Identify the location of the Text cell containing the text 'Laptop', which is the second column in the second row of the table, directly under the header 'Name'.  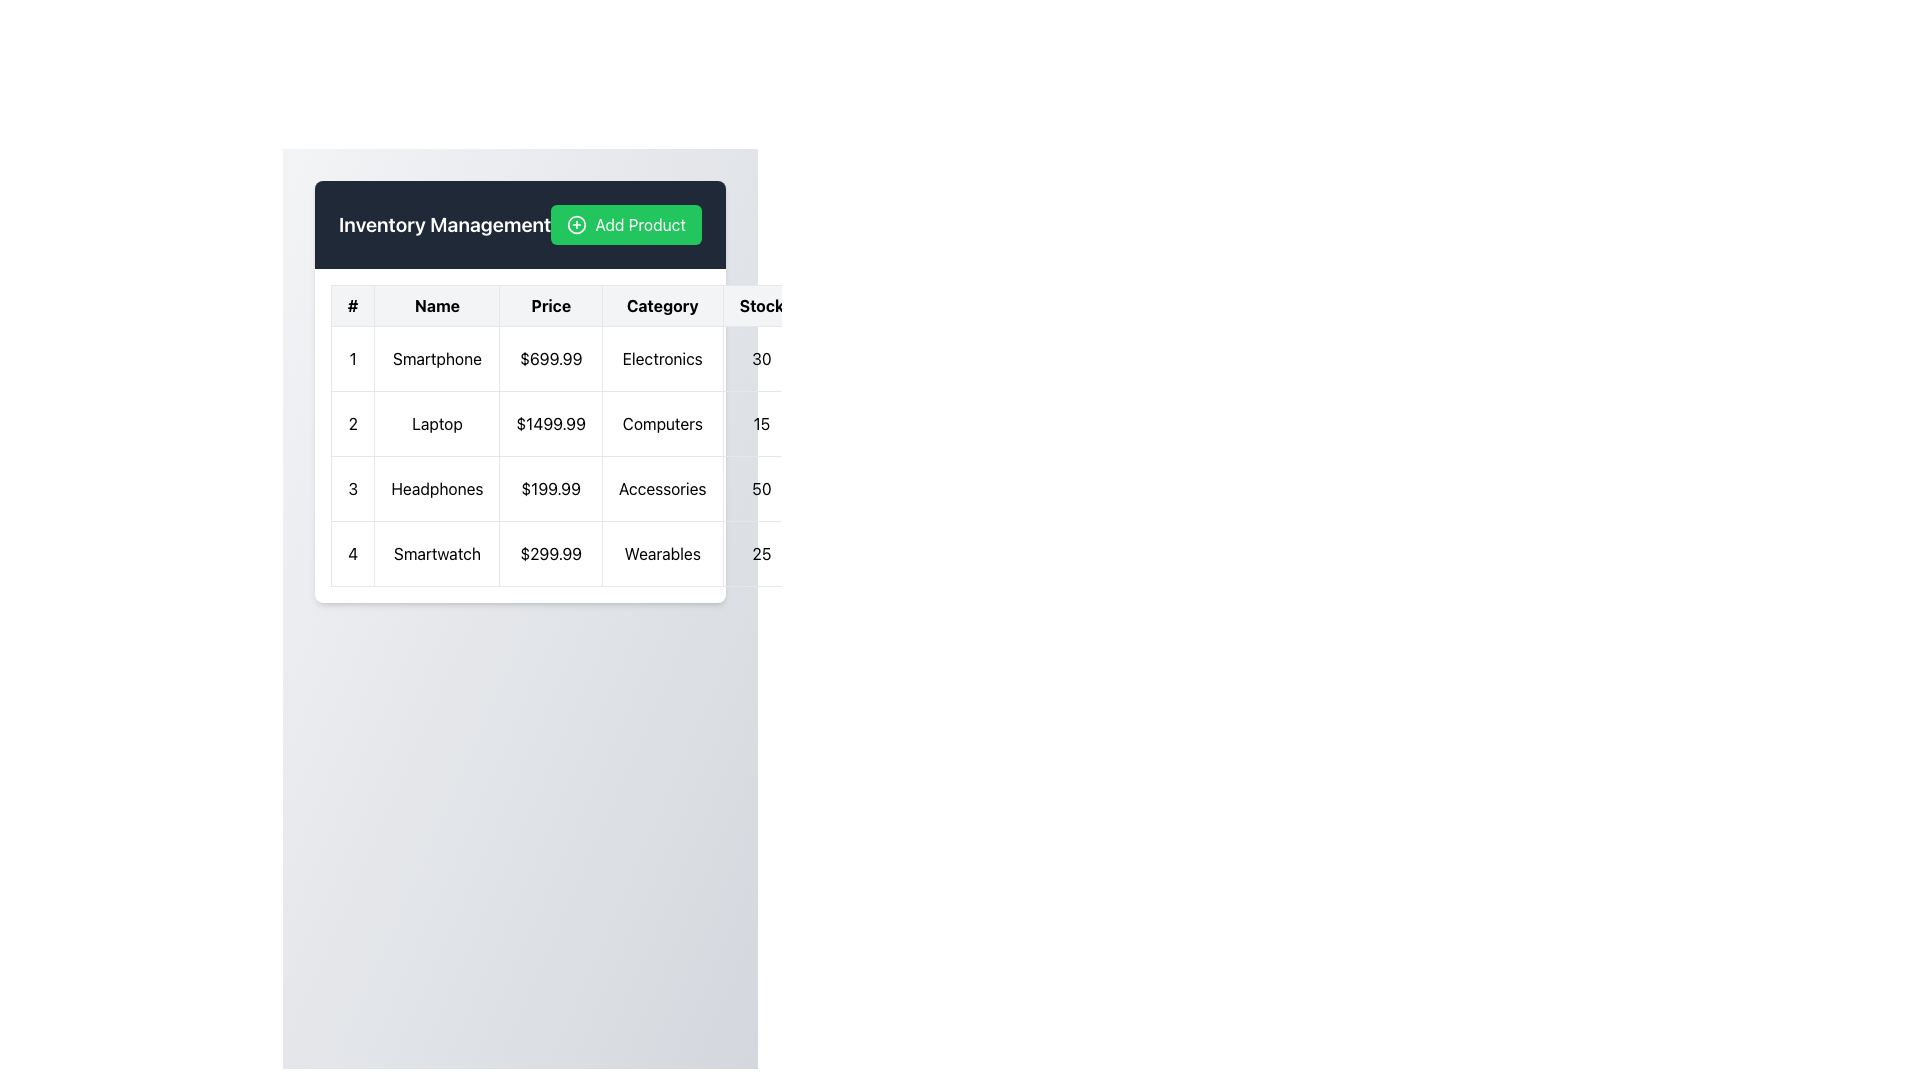
(436, 423).